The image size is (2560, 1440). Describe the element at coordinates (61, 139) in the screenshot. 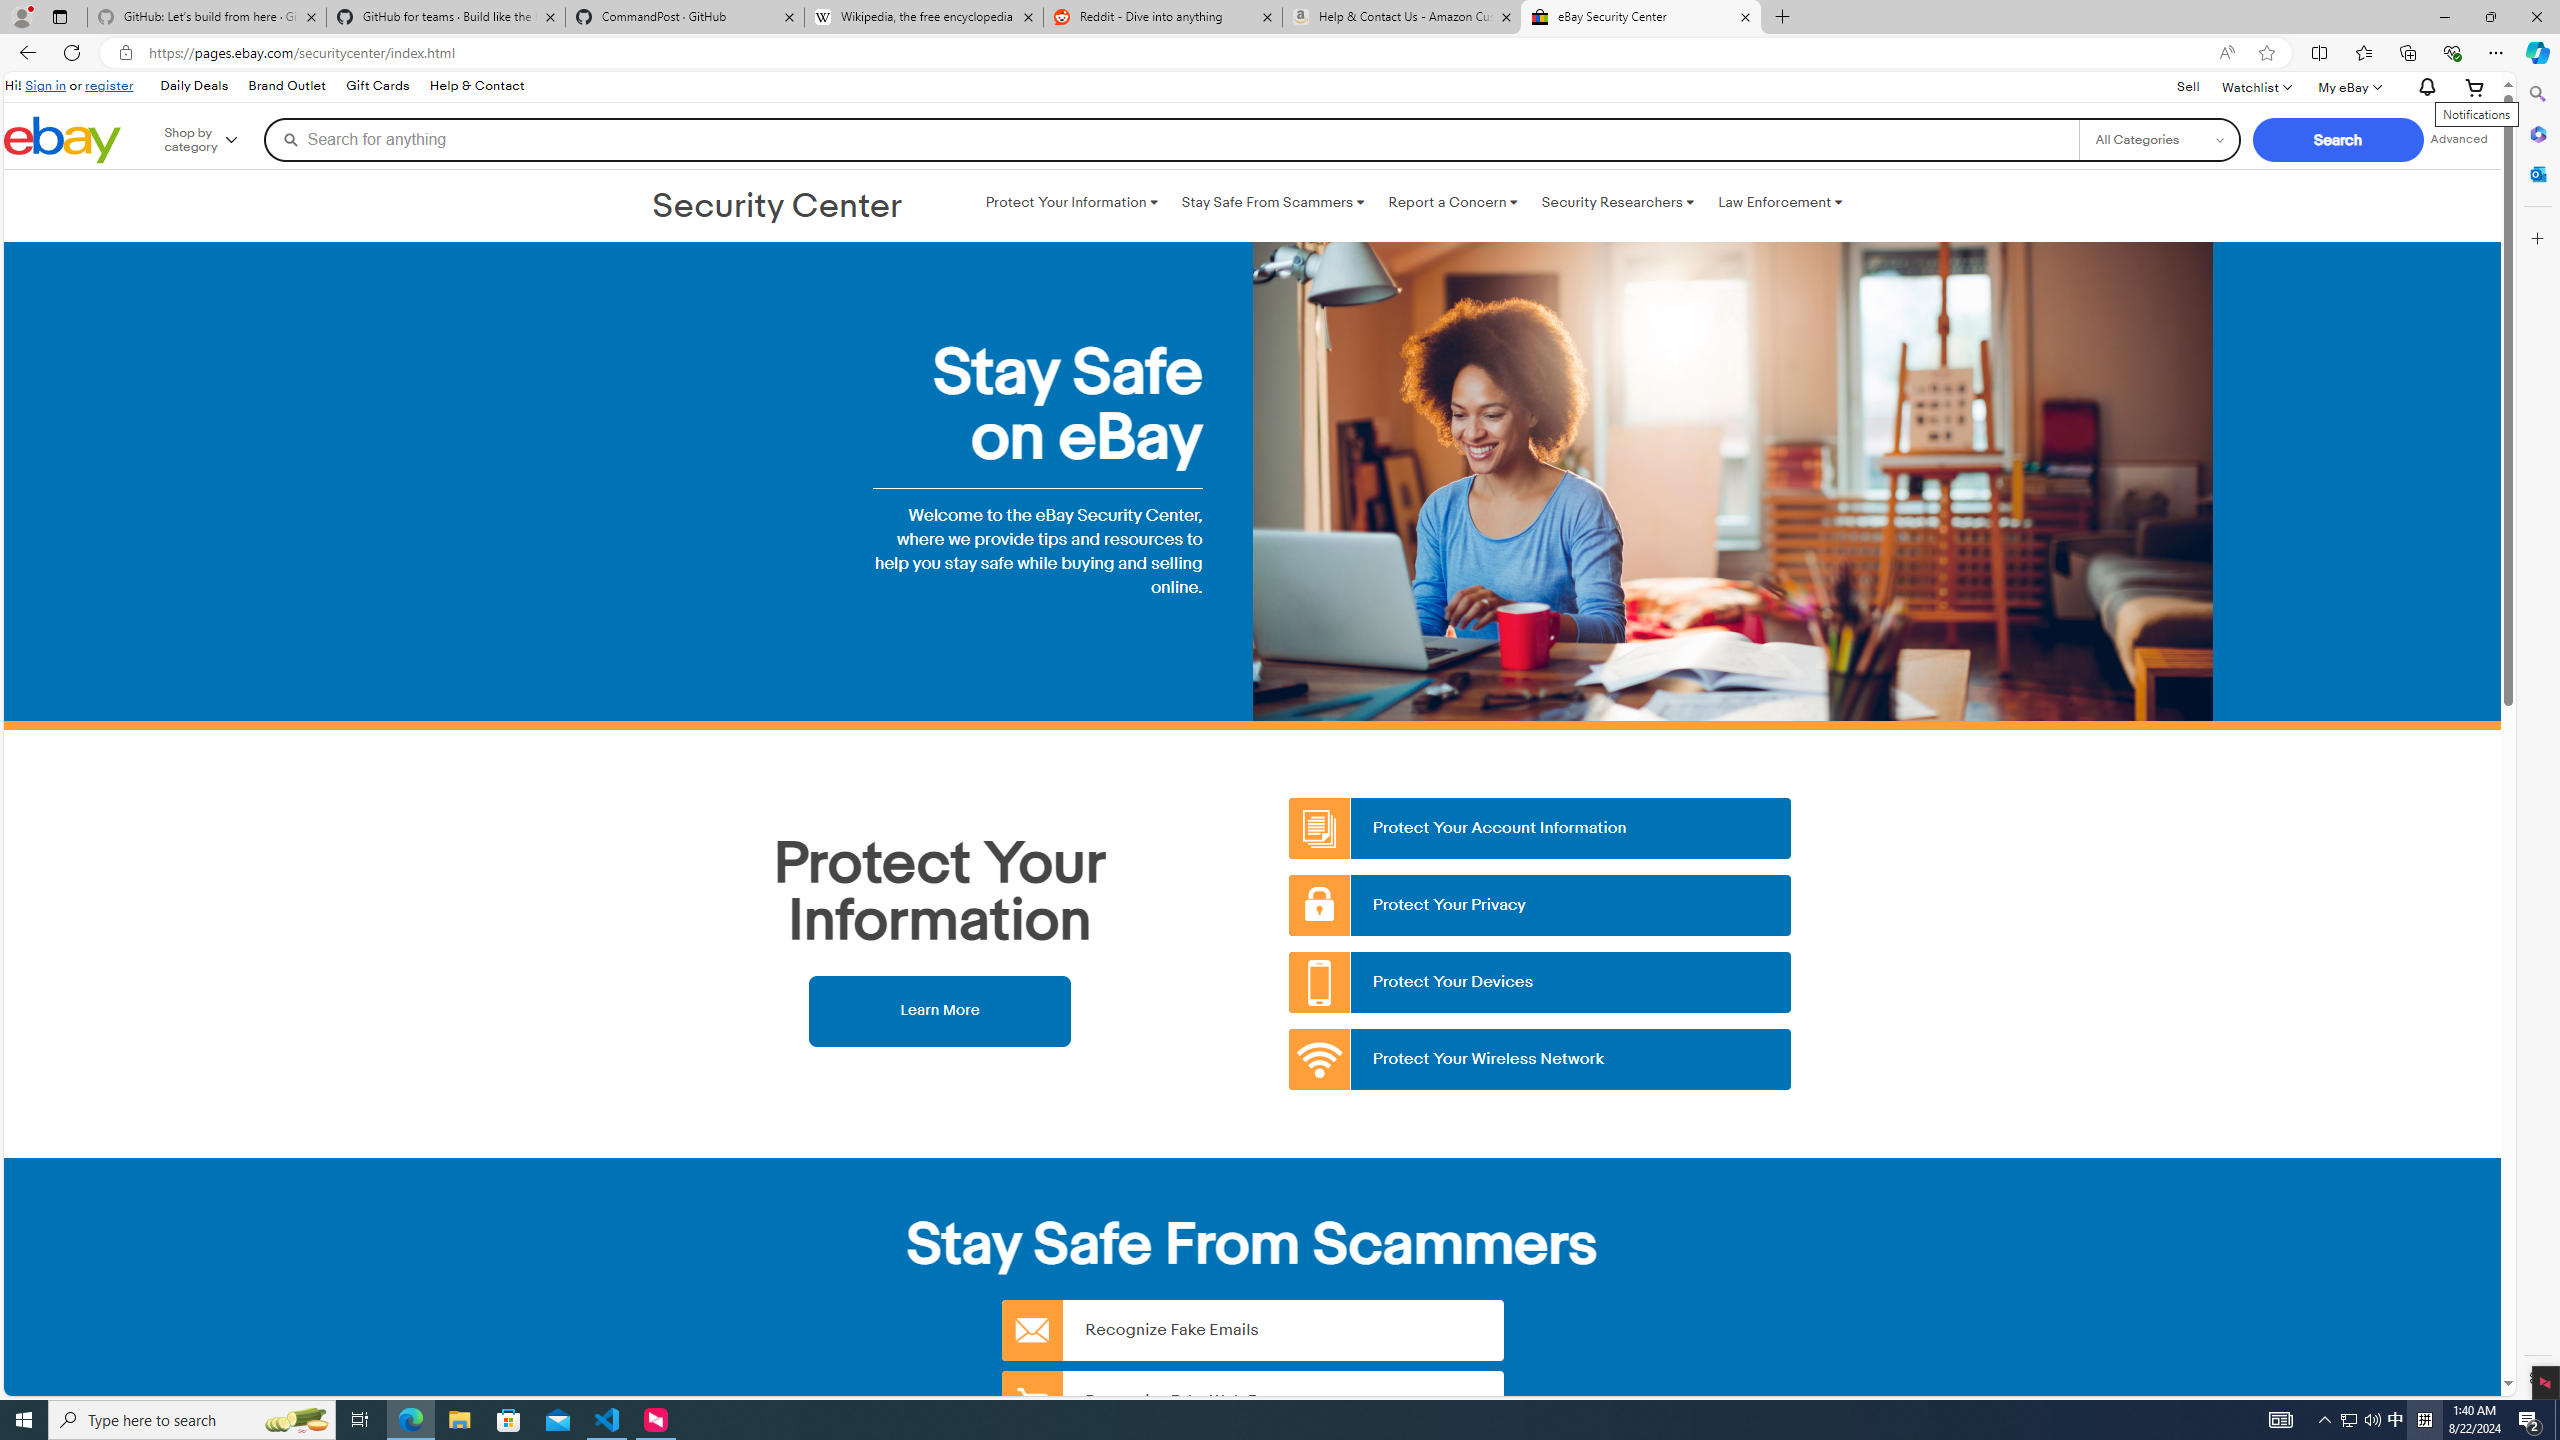

I see `'eBay Home'` at that location.